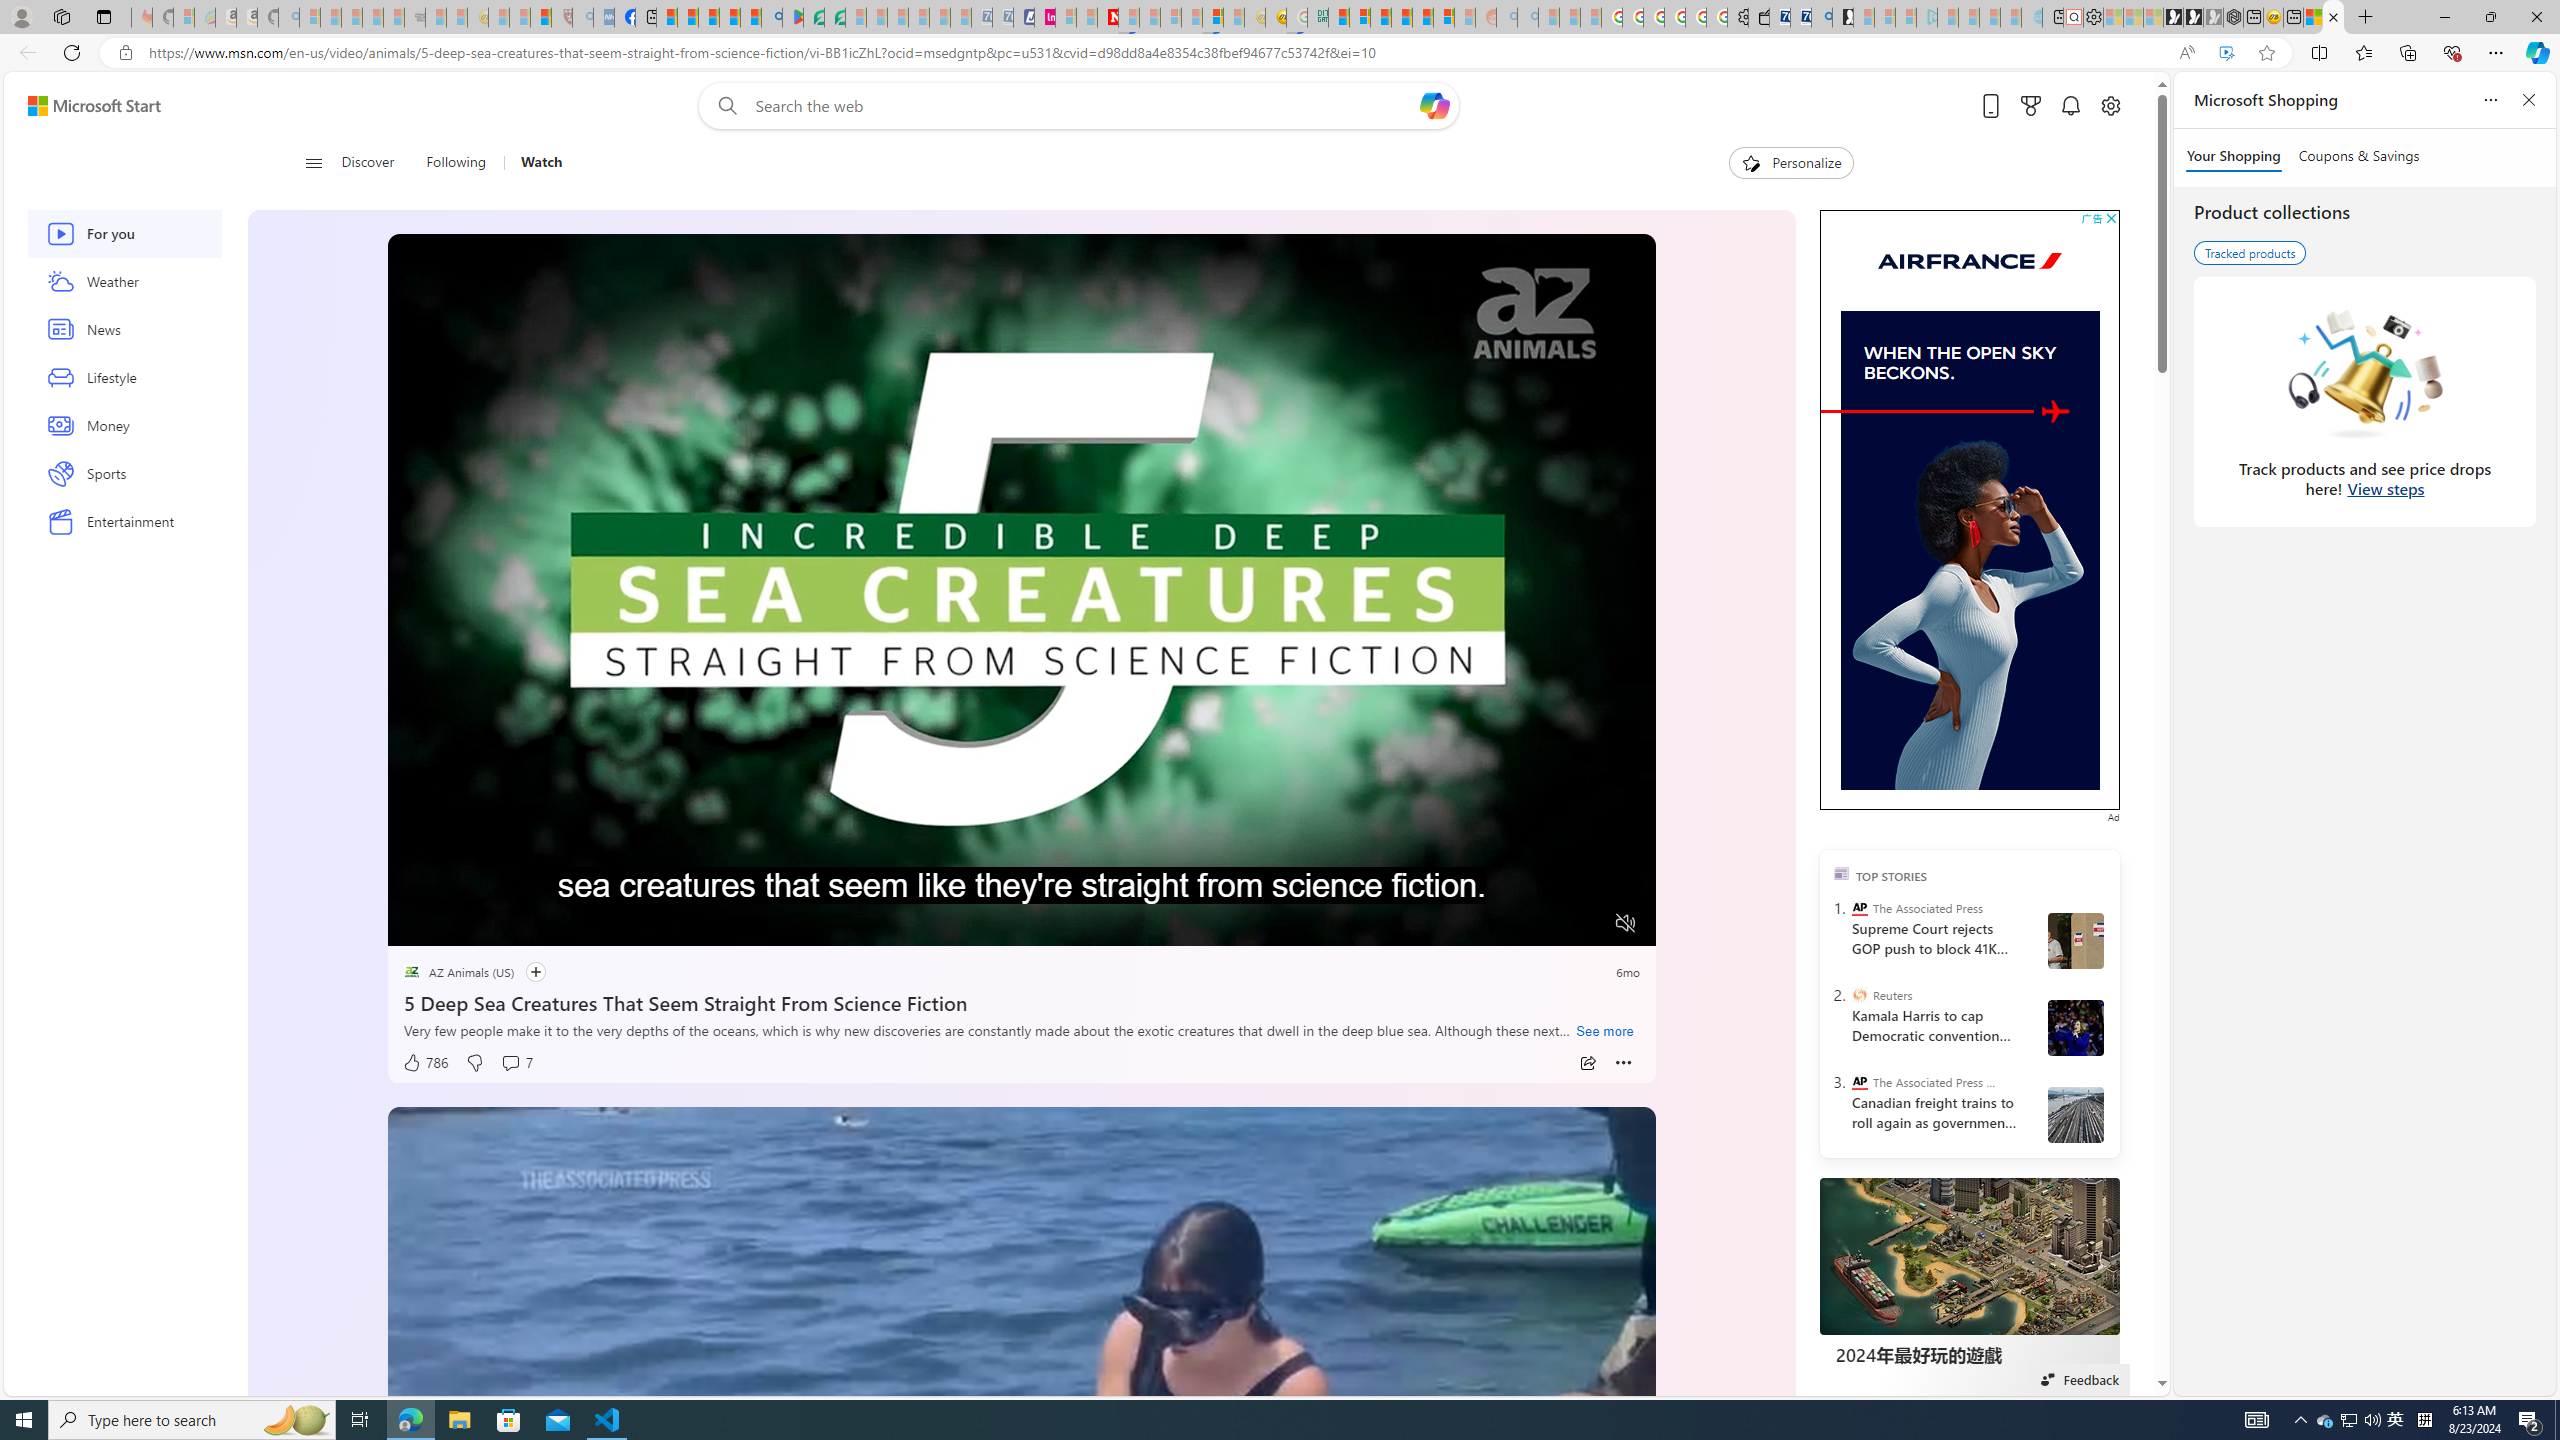 The width and height of the screenshot is (2560, 1440). What do you see at coordinates (2030, 106) in the screenshot?
I see `'Microsoft rewards'` at bounding box center [2030, 106].